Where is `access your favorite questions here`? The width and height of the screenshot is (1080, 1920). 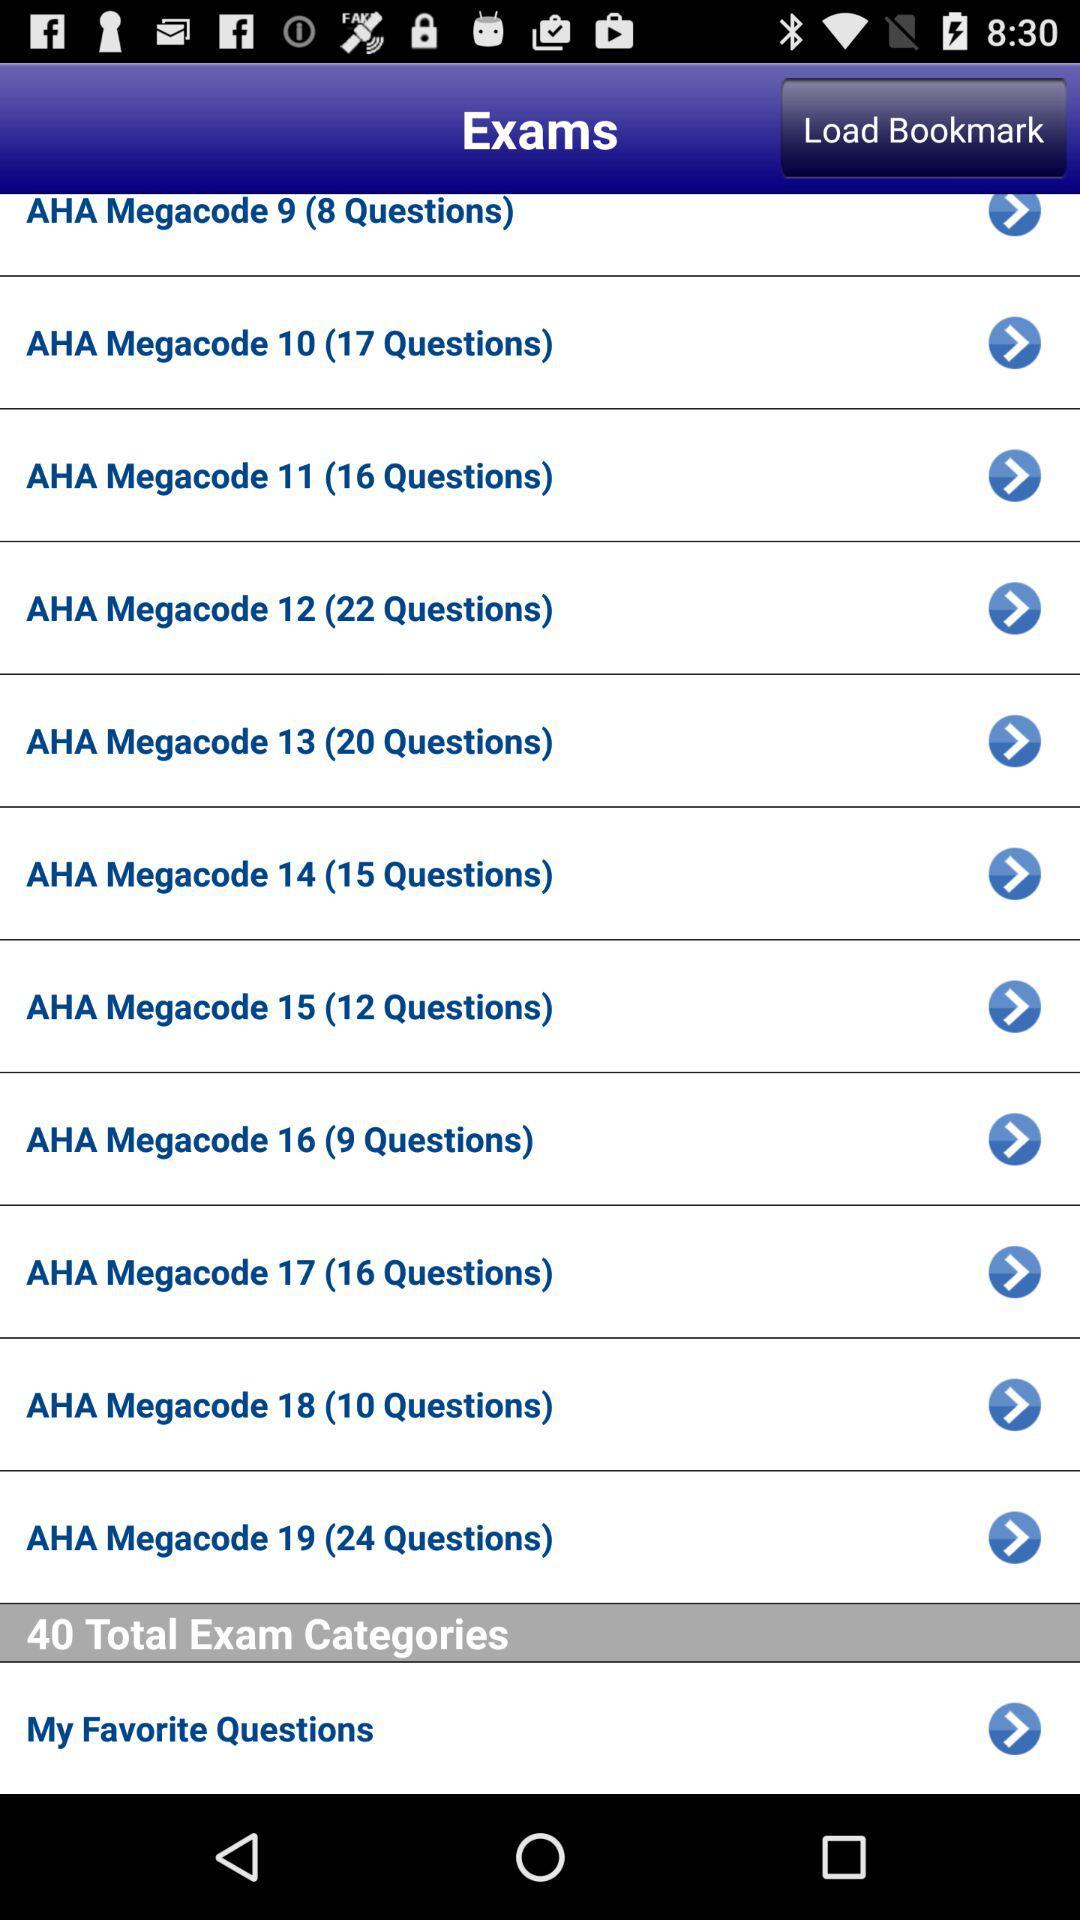 access your favorite questions here is located at coordinates (1014, 1727).